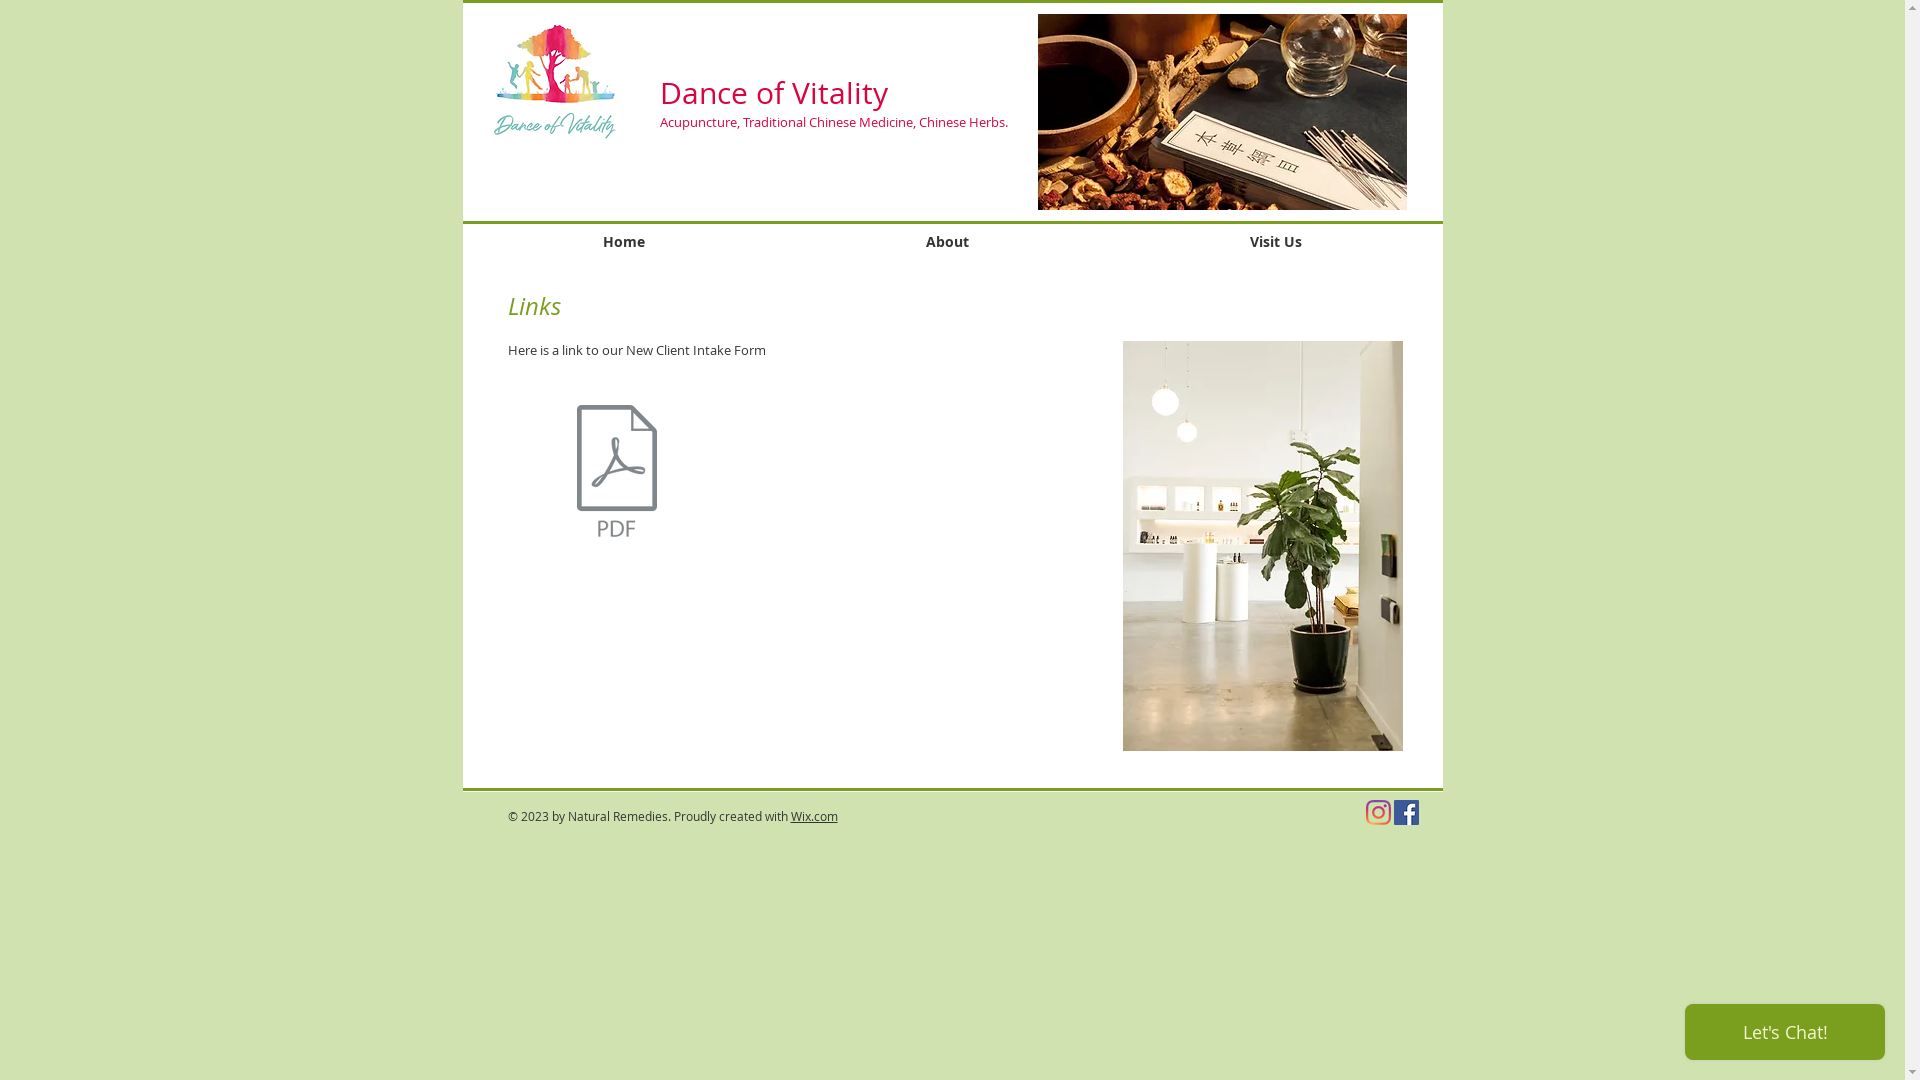 The width and height of the screenshot is (1920, 1080). What do you see at coordinates (1261, 546) in the screenshot?
I see `'pebbles 2'` at bounding box center [1261, 546].